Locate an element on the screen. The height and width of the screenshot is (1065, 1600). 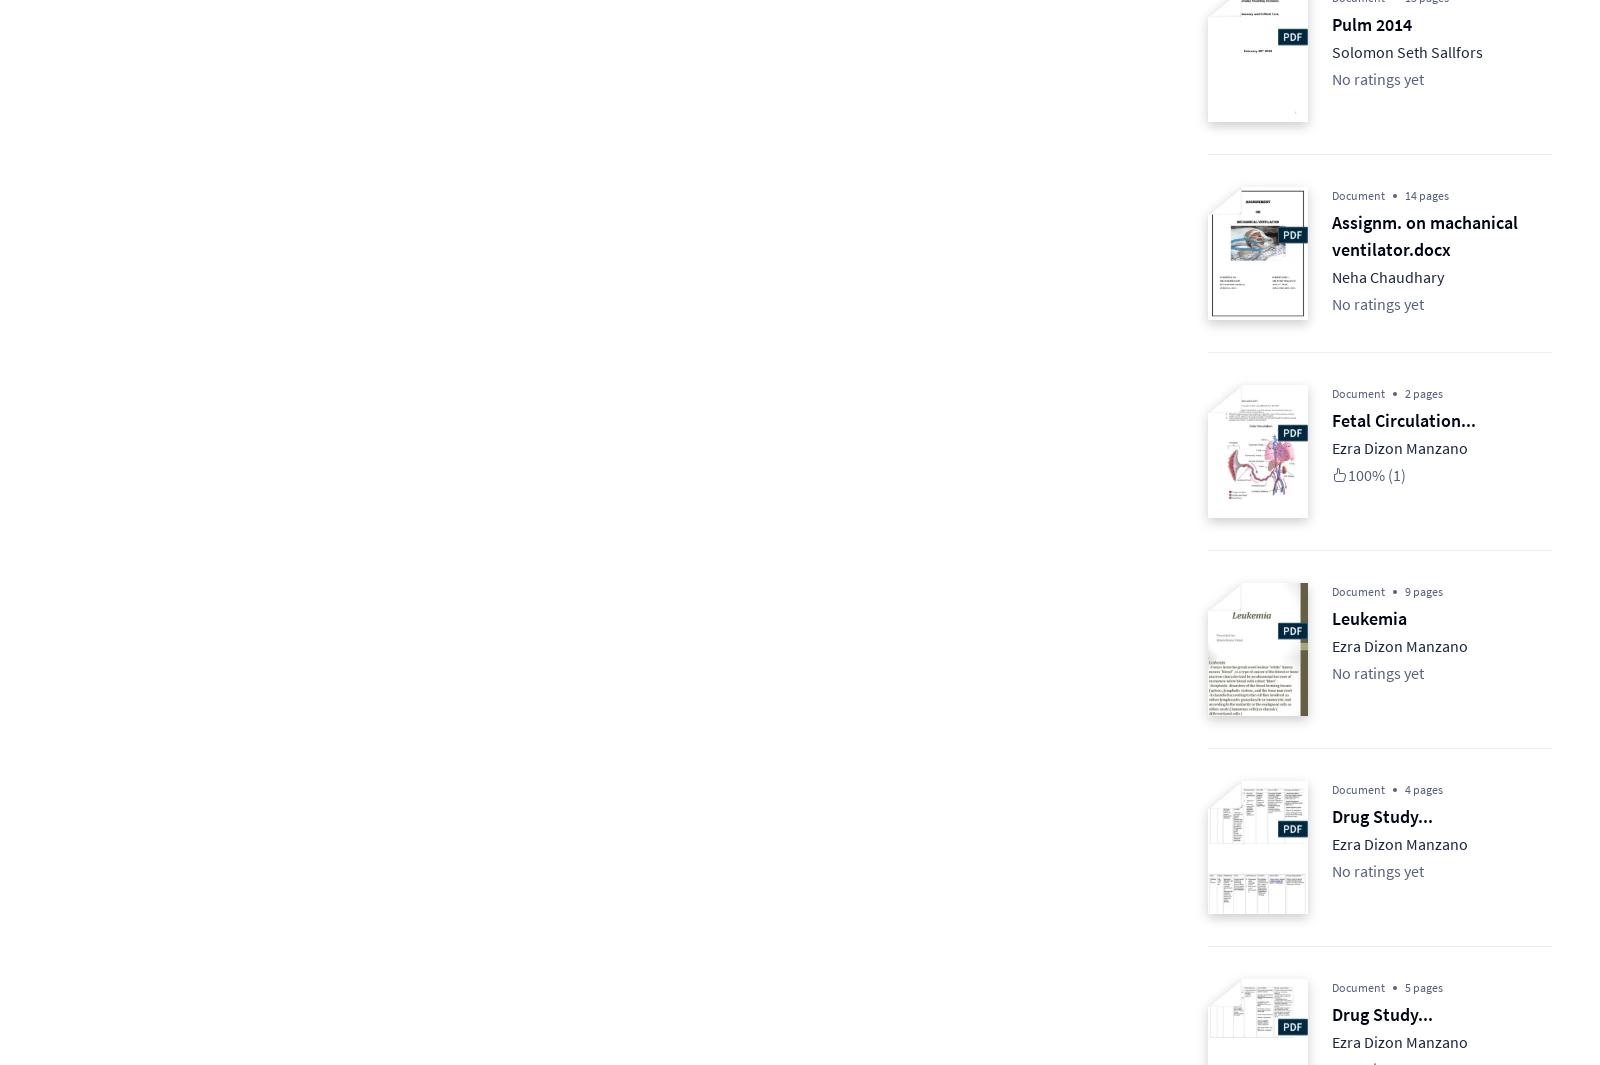
'9 pages' is located at coordinates (1424, 591).